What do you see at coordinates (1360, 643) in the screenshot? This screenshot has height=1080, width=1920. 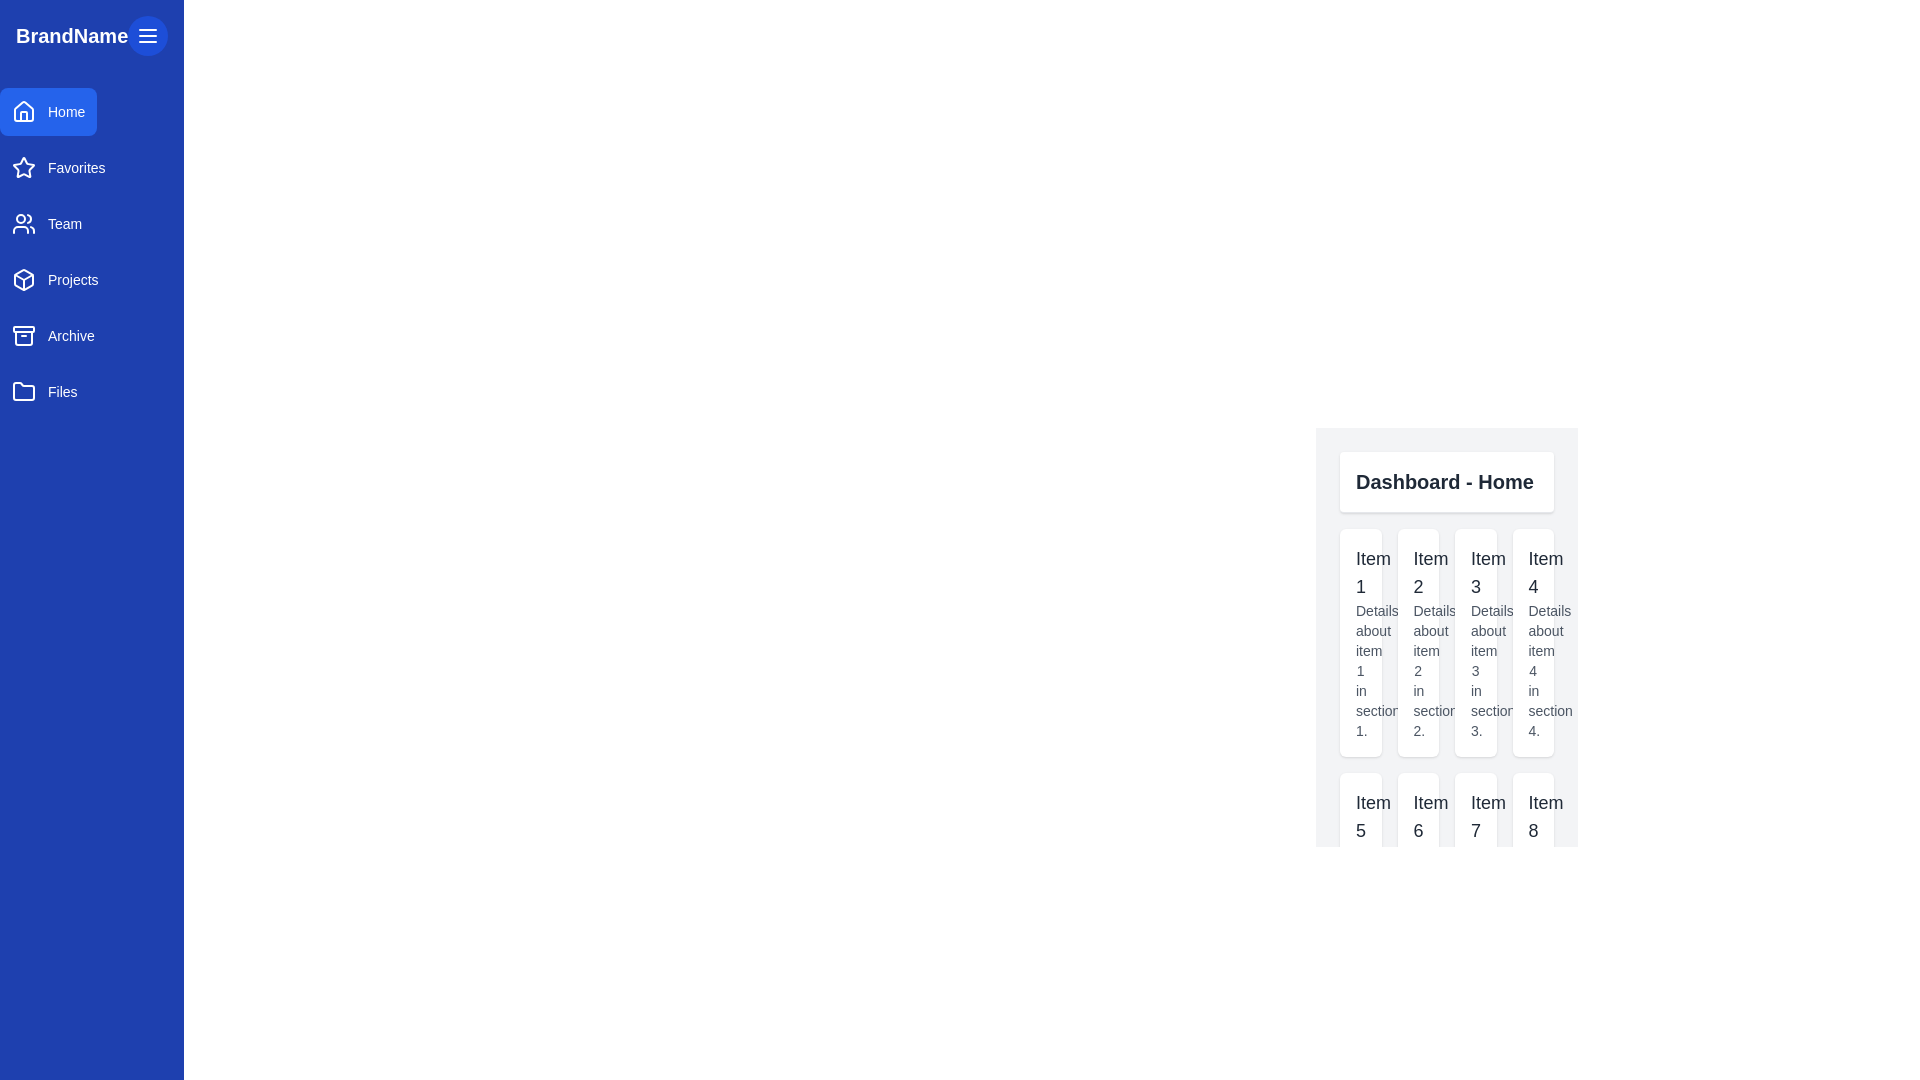 I see `the first card component in the grid layout that has a white background, rounded corners, and displays the title 'Item 1' and subtitle 'Details about item 1 in section 1.' to observe its shadow effect on hover` at bounding box center [1360, 643].